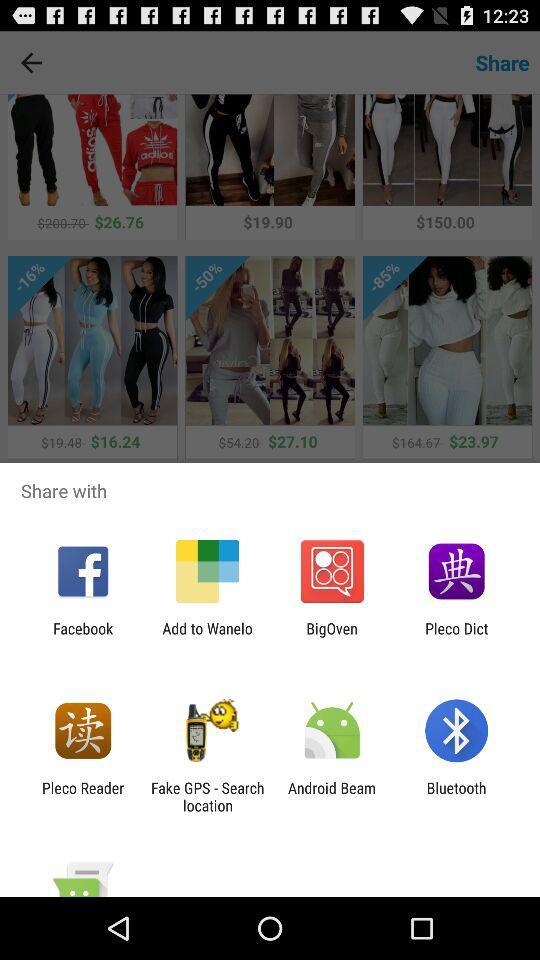 The height and width of the screenshot is (960, 540). Describe the element at coordinates (206, 796) in the screenshot. I see `the icon to the left of android beam icon` at that location.